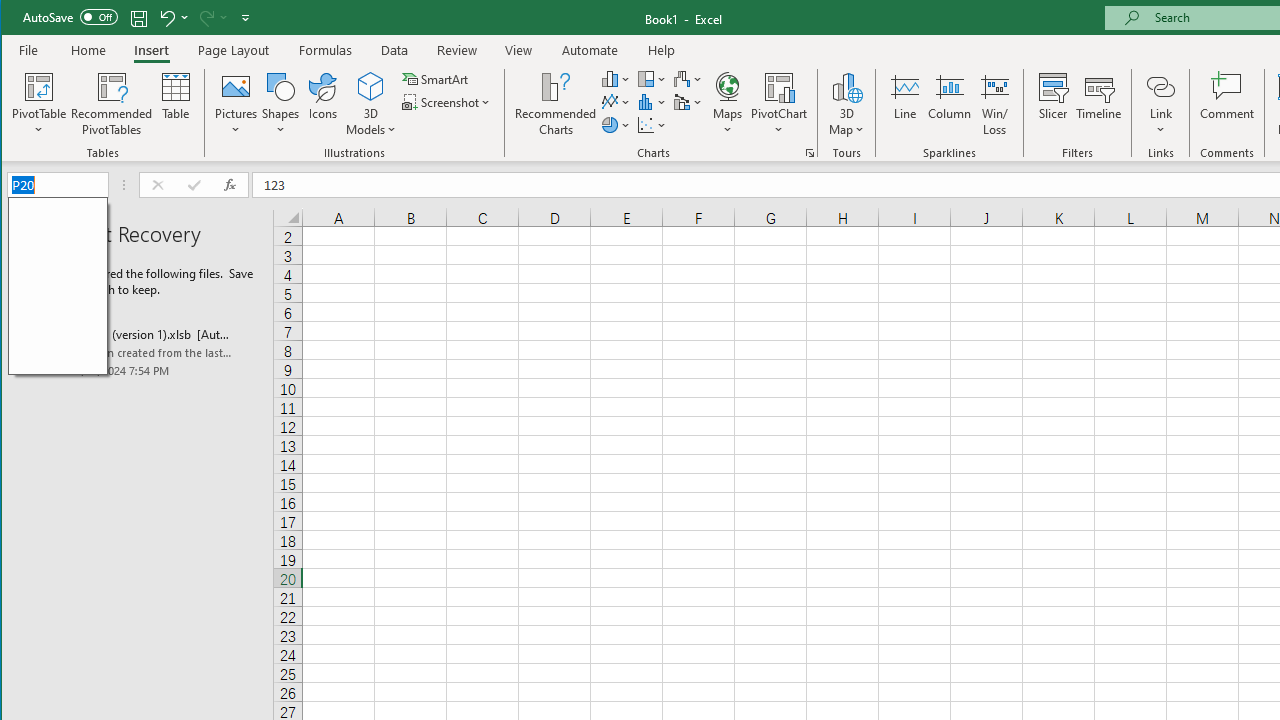  I want to click on 'Insert Pie or Doughnut Chart', so click(615, 125).